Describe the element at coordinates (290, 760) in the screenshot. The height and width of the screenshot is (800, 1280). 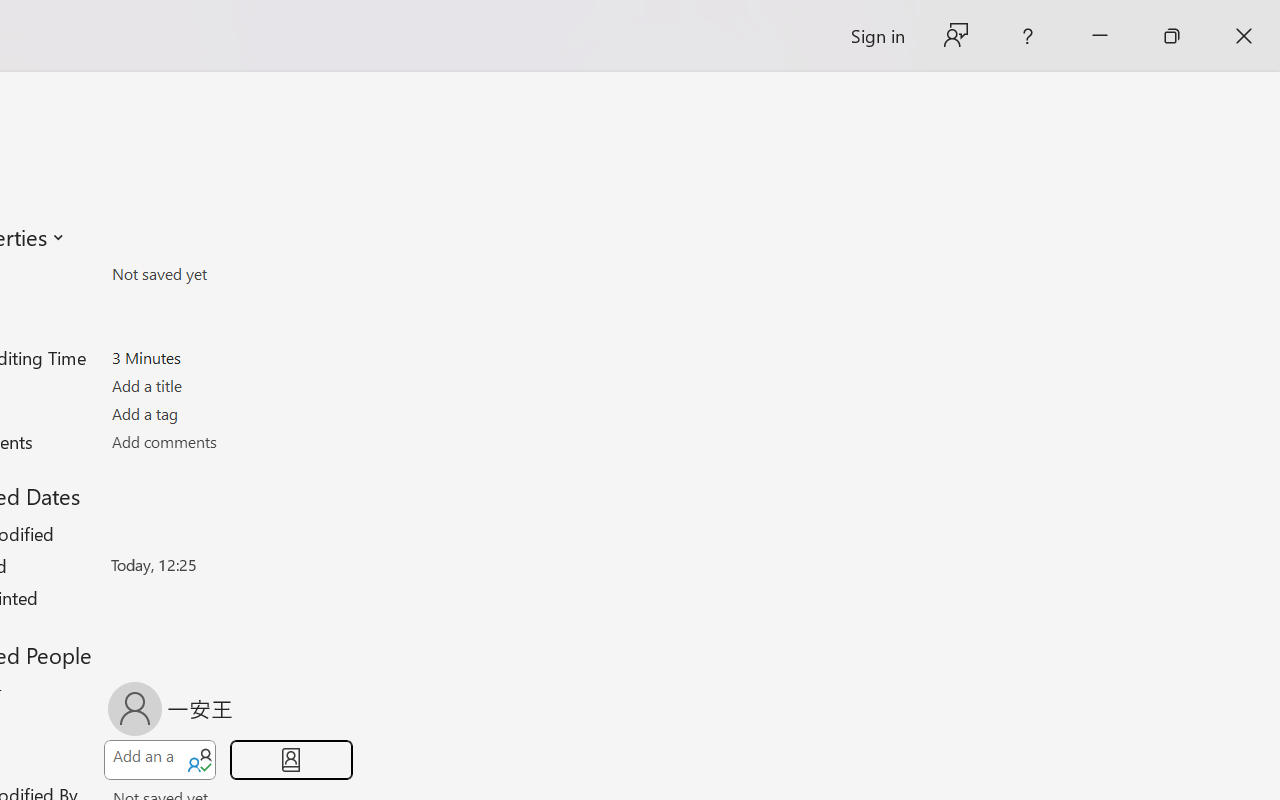
I see `'Browse Address Book'` at that location.